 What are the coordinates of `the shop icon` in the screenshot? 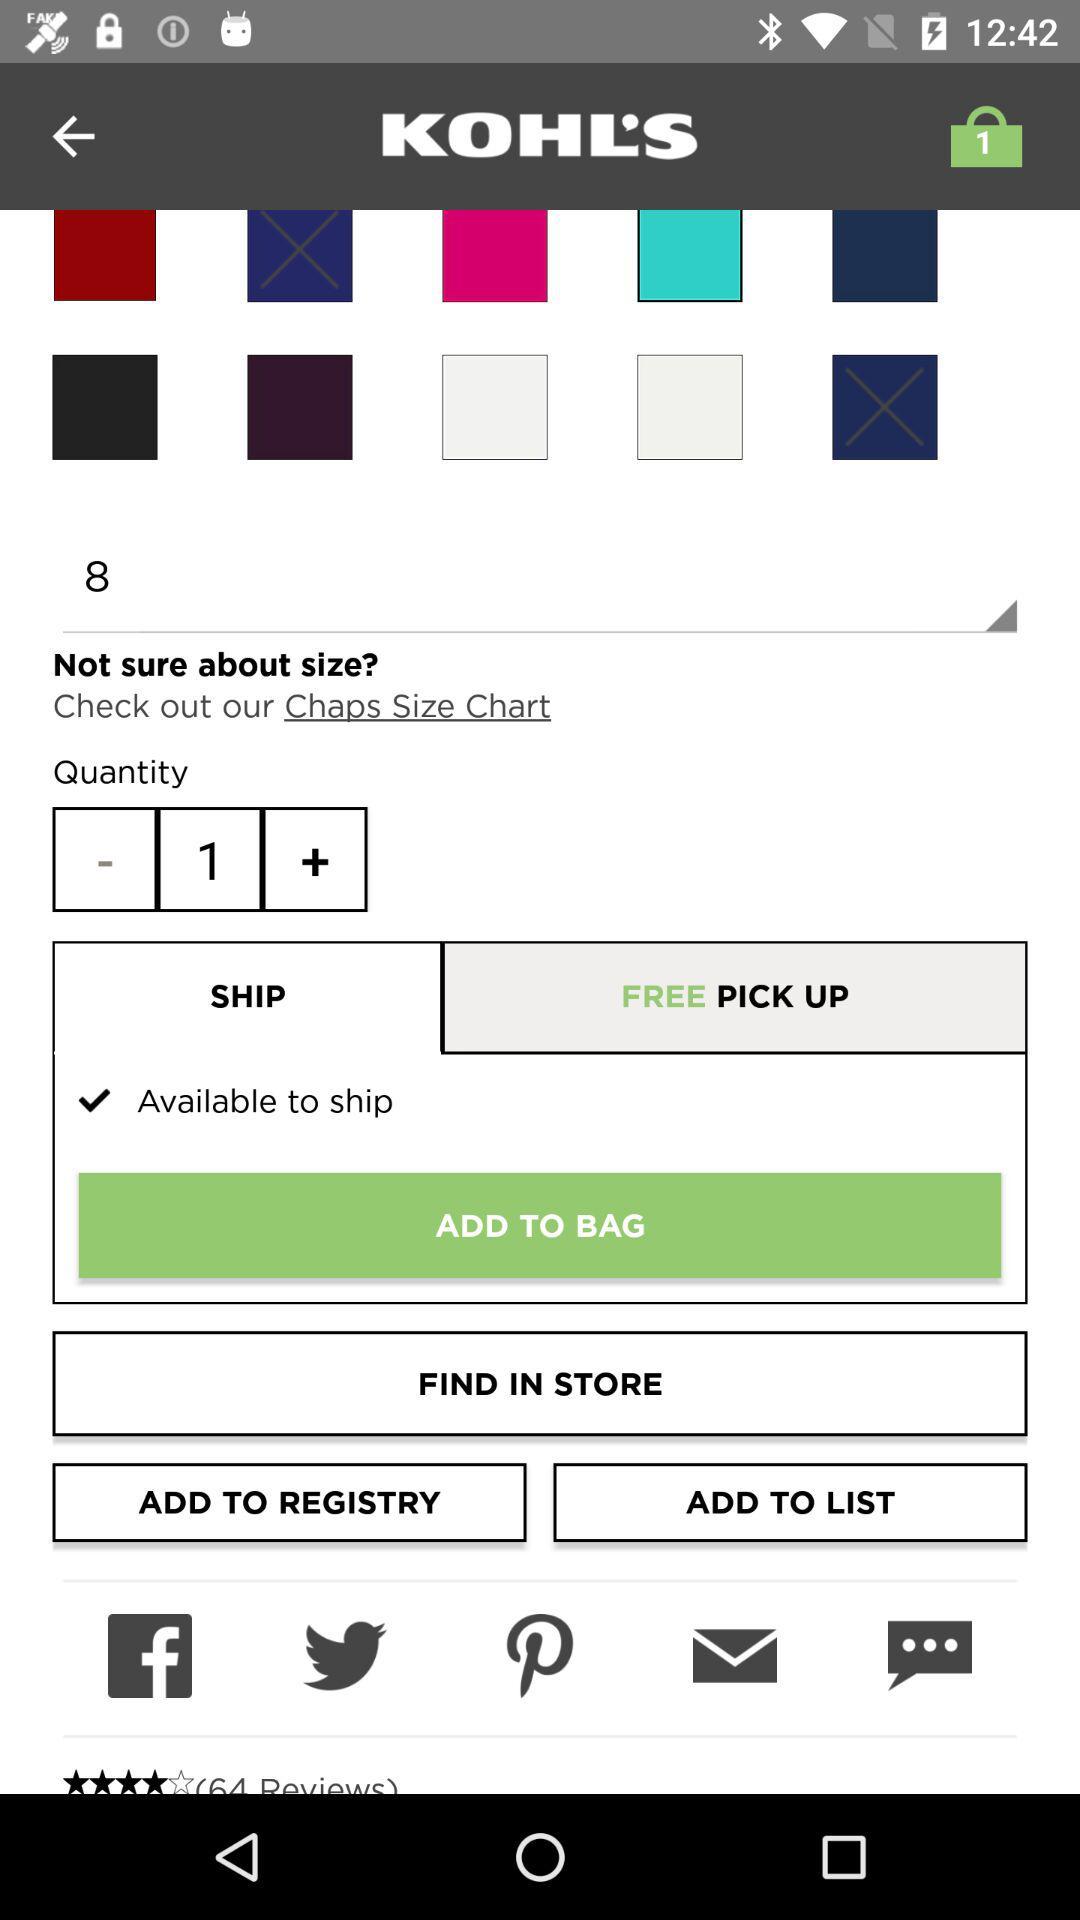 It's located at (980, 135).